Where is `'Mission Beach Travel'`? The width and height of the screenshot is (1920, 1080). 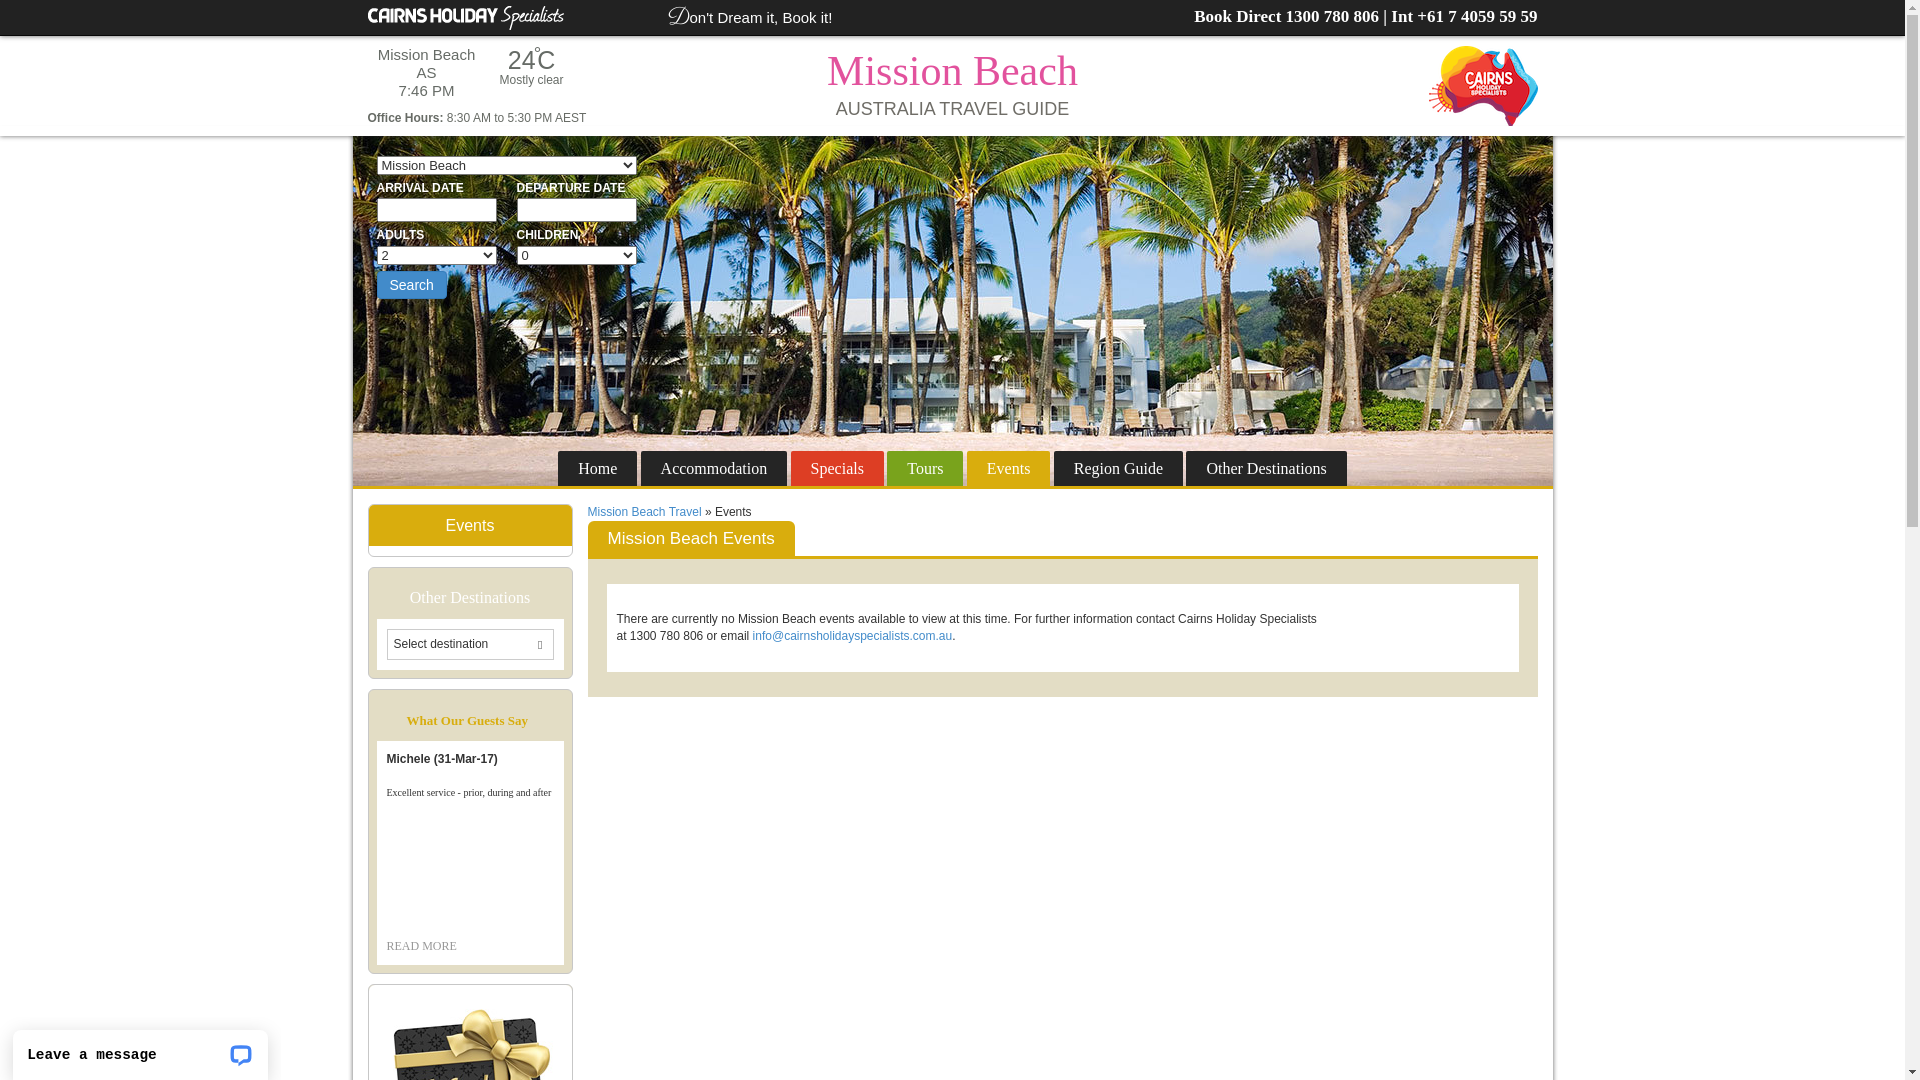
'Mission Beach Travel' is located at coordinates (644, 511).